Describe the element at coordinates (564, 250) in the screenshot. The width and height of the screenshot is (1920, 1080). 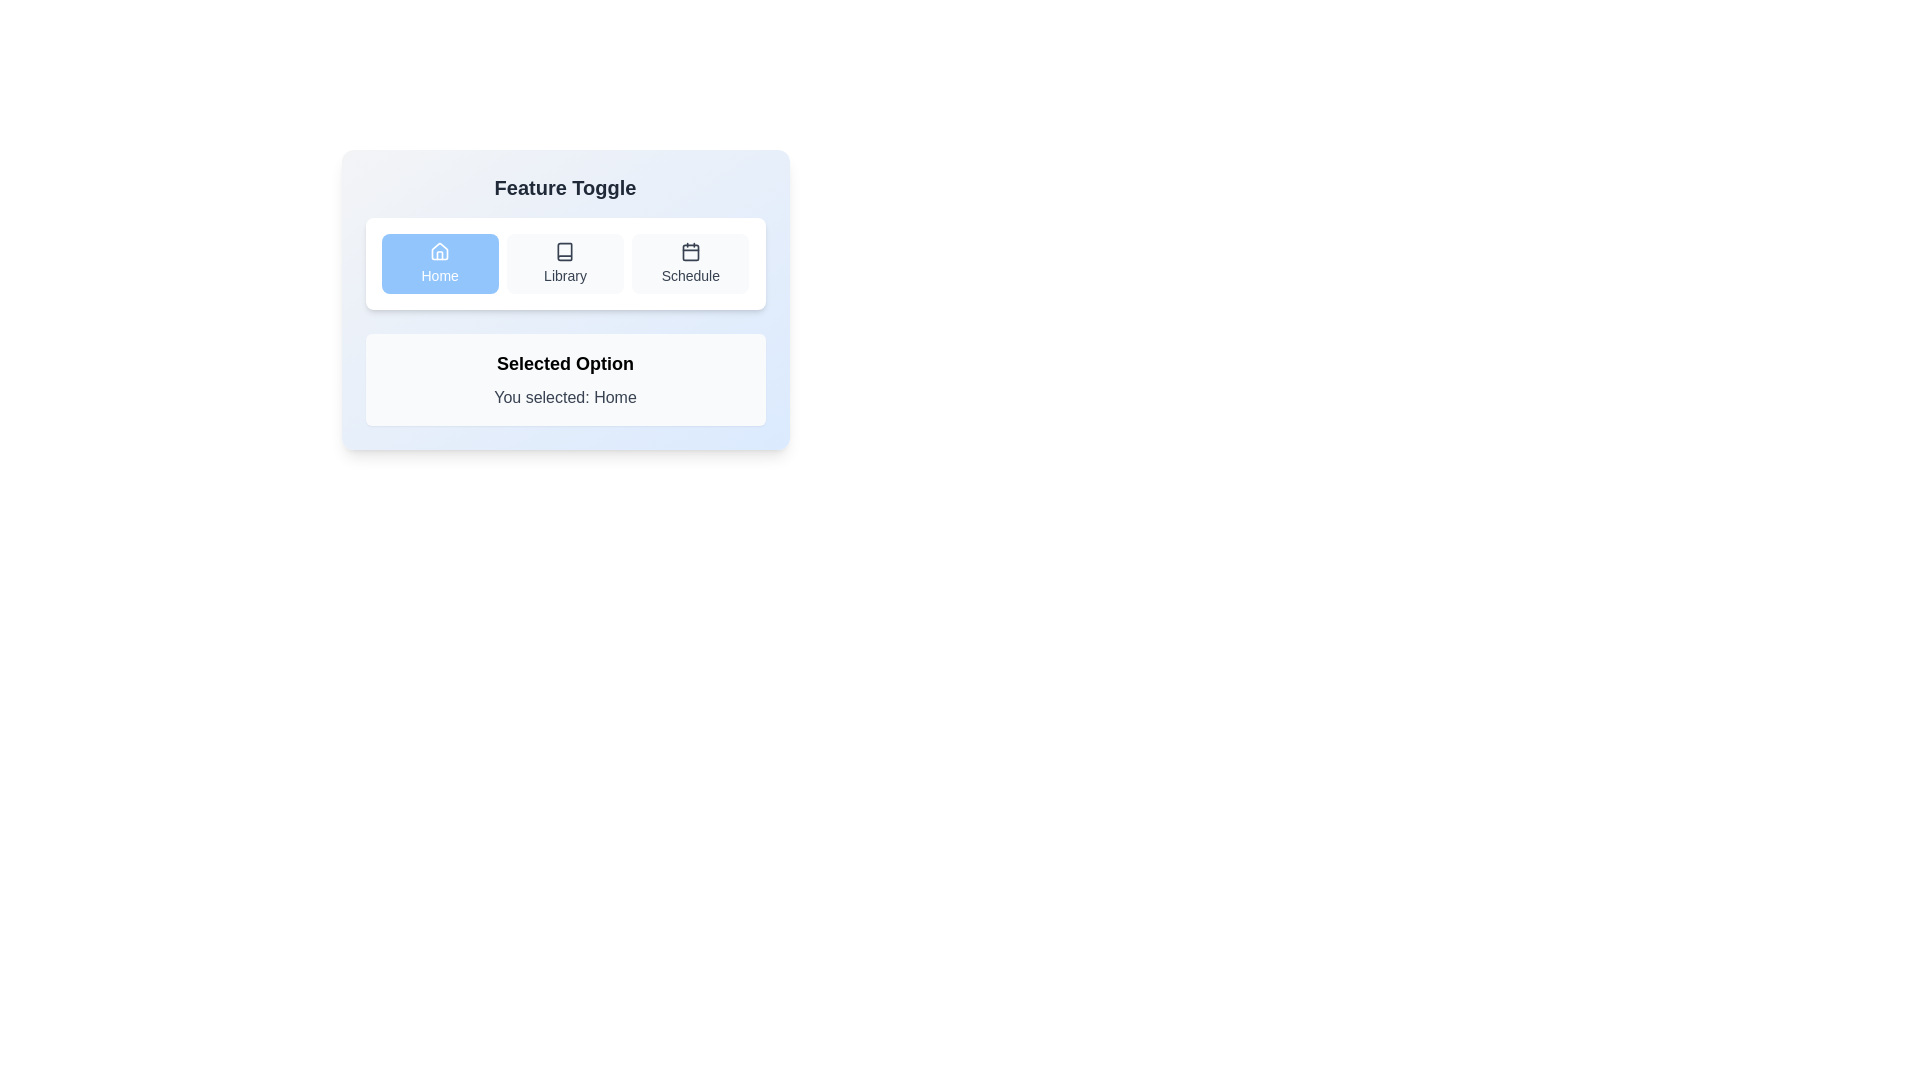
I see `the 'Library' icon located above the label text on the second button in a horizontal row of three buttons` at that location.